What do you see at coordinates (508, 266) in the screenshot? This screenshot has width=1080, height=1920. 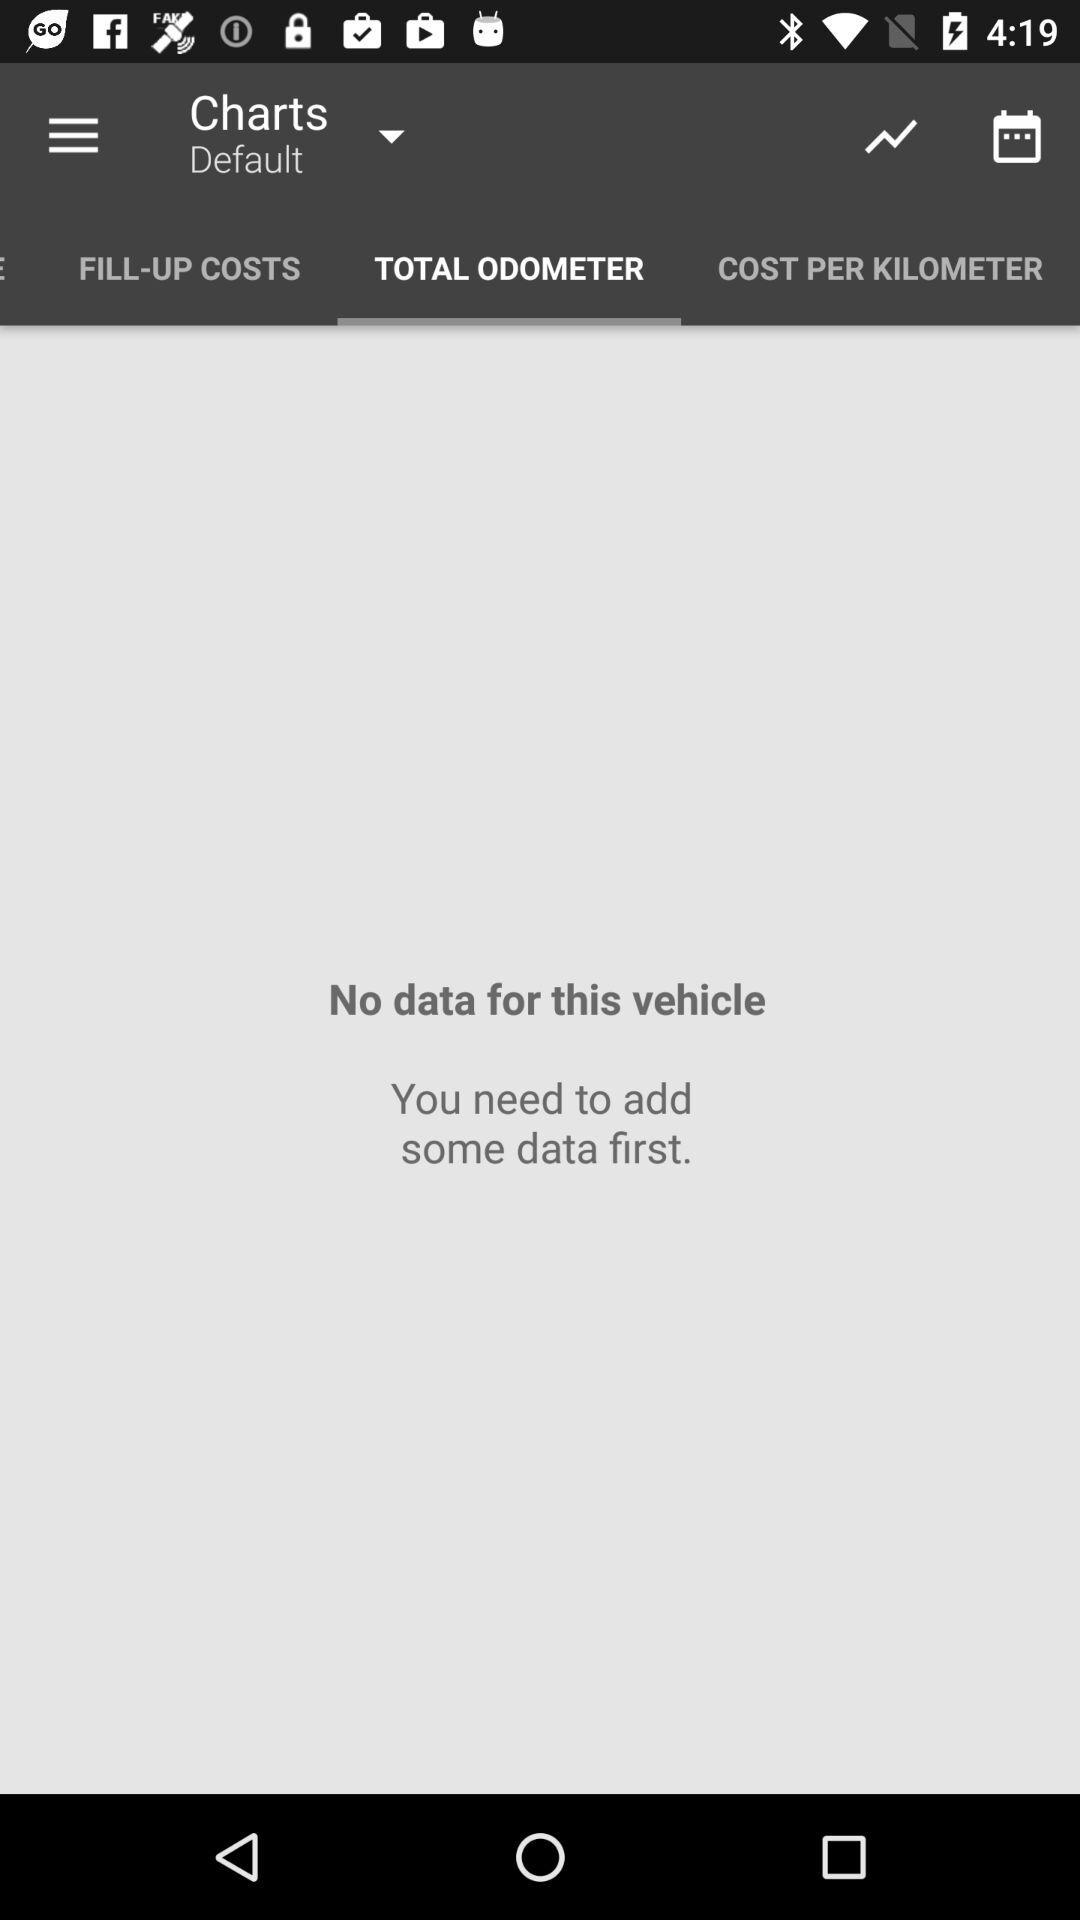 I see `the item next to the cost per kilometer item` at bounding box center [508, 266].